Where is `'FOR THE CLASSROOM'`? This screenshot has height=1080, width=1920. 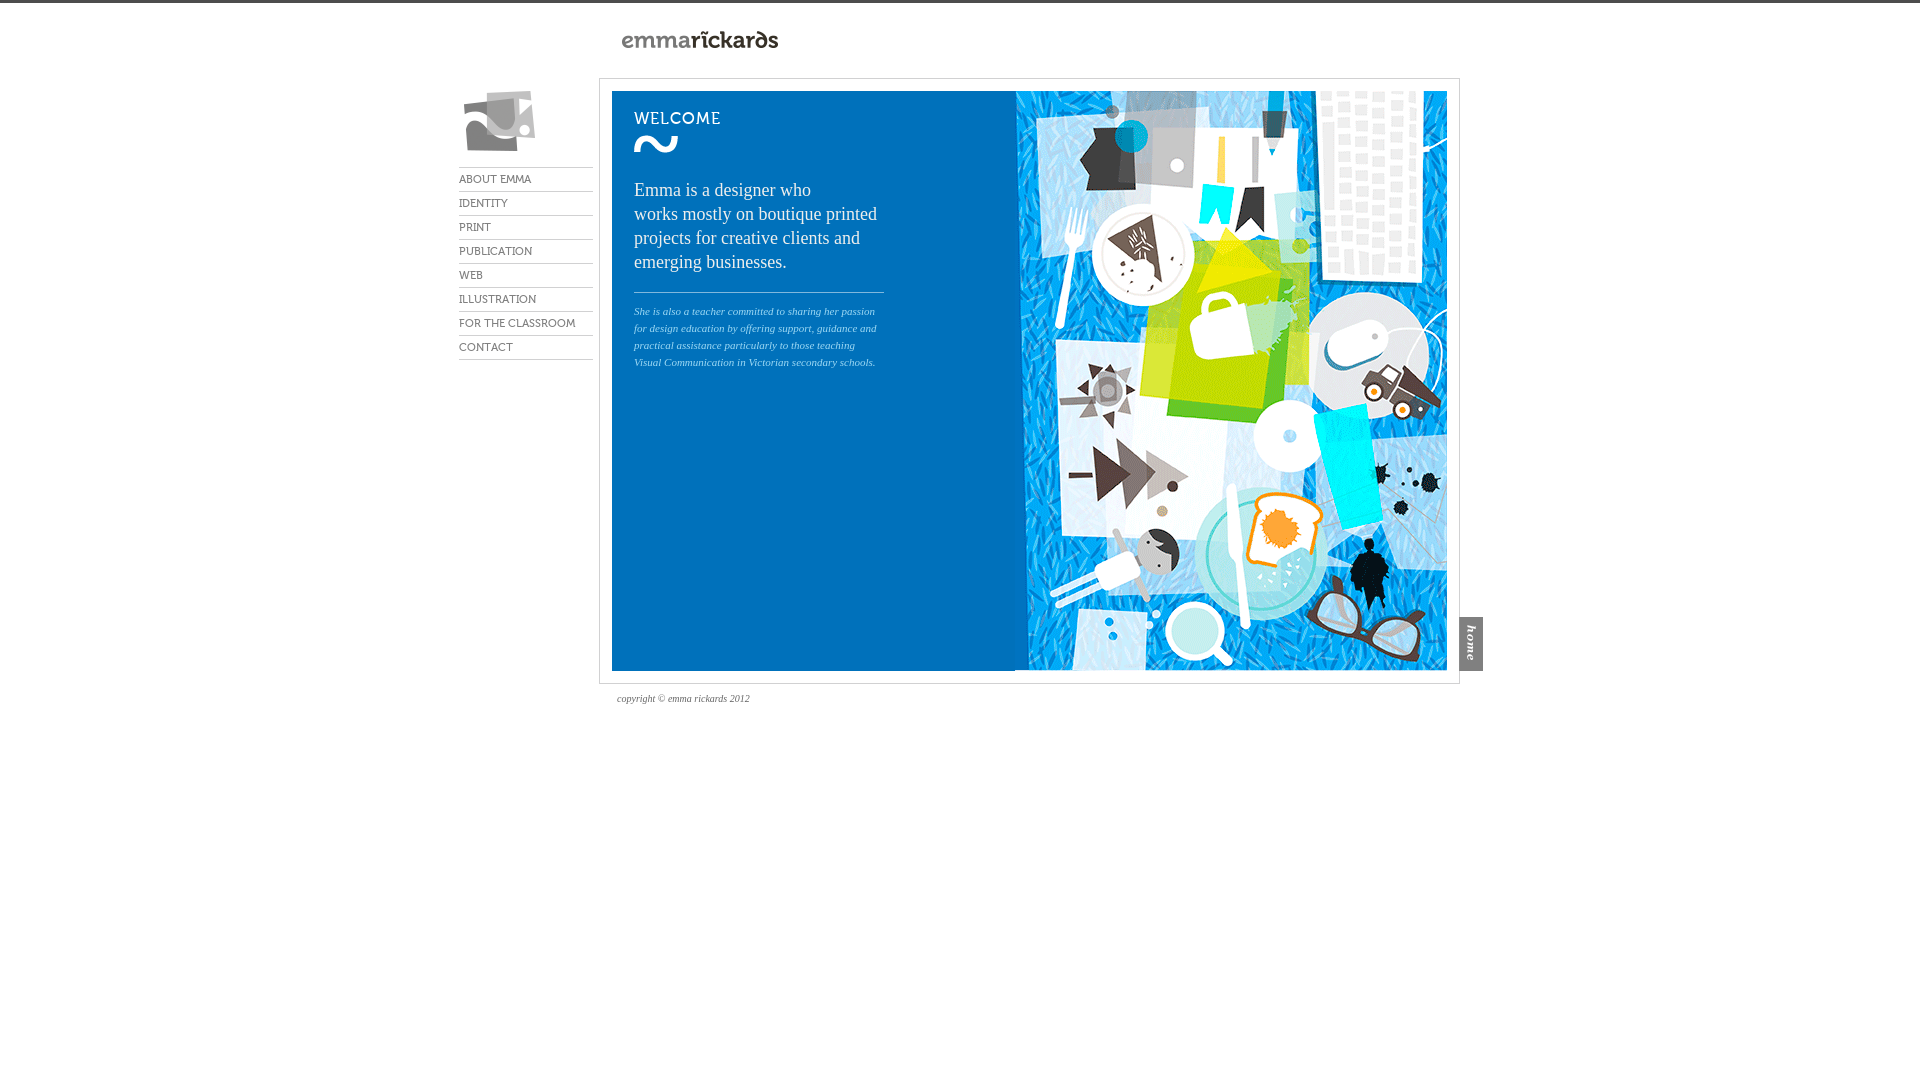 'FOR THE CLASSROOM' is located at coordinates (526, 322).